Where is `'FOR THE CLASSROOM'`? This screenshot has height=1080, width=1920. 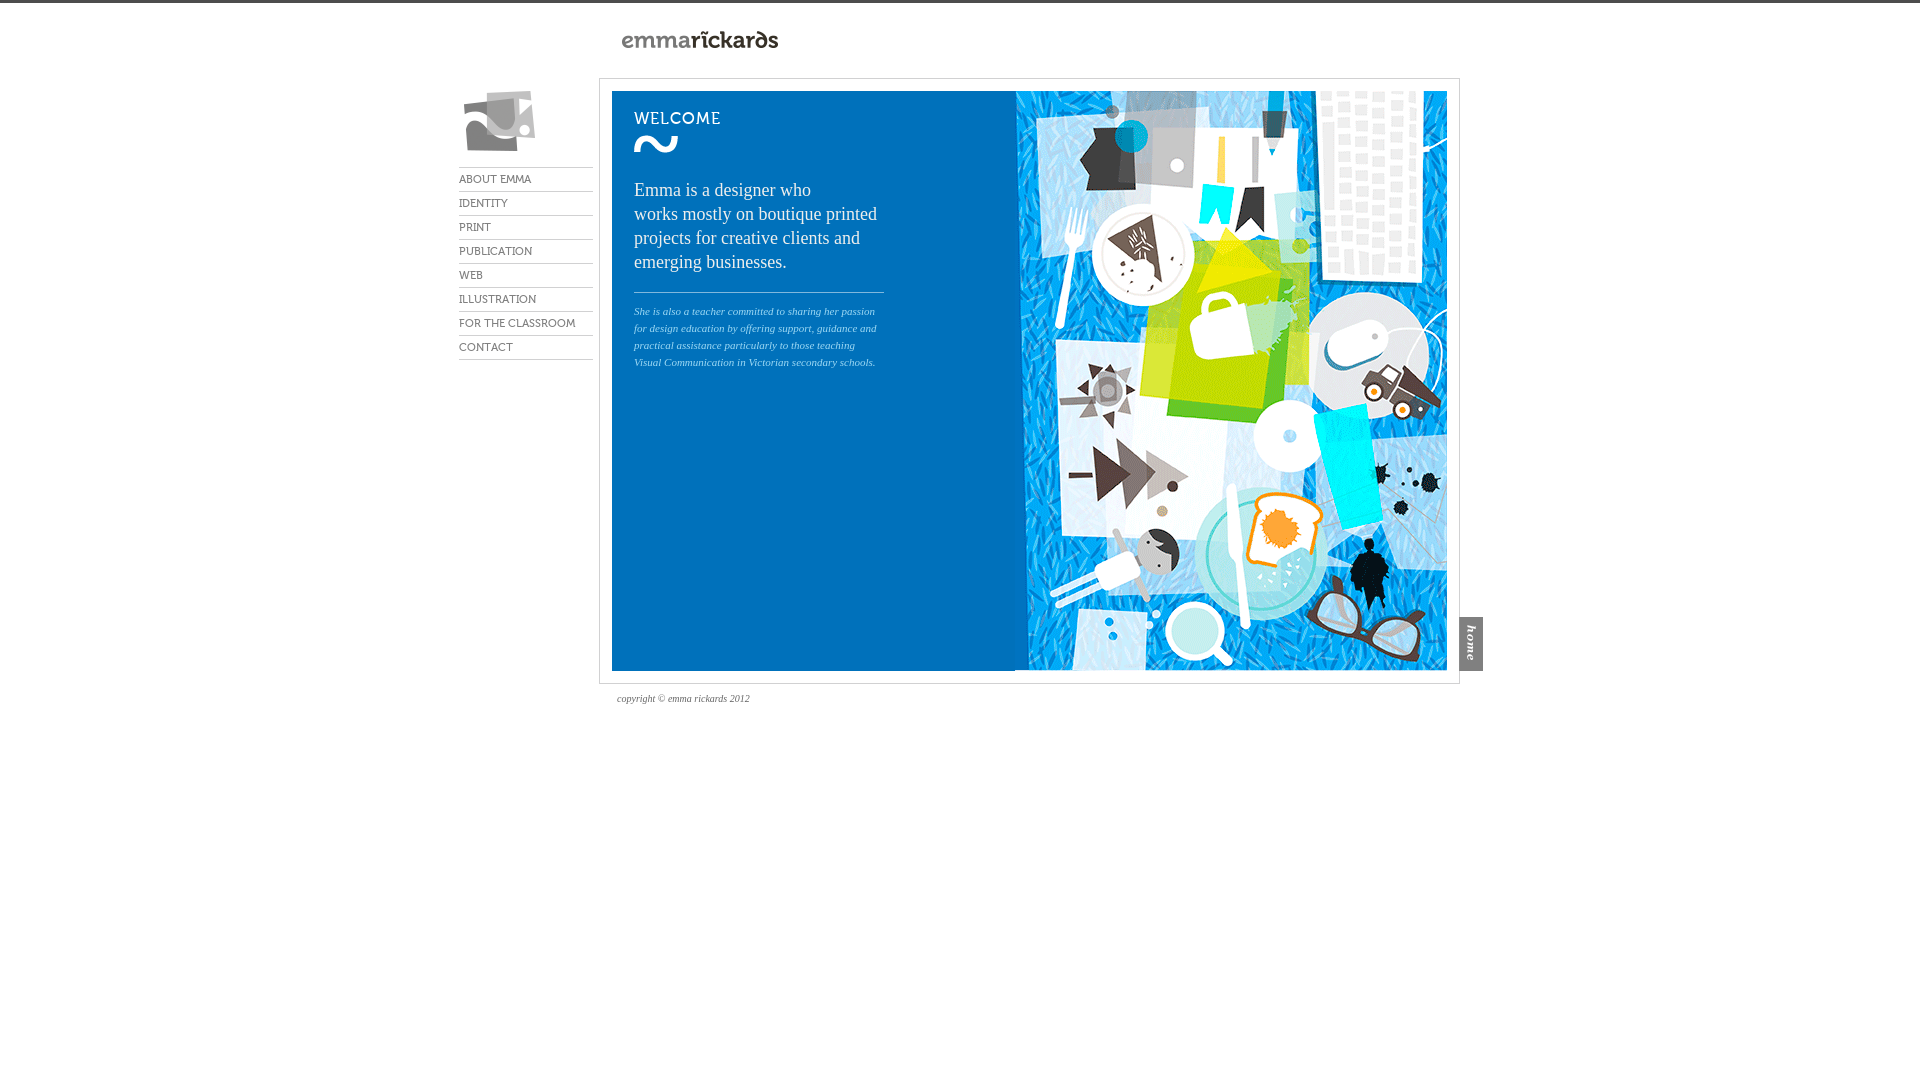 'FOR THE CLASSROOM' is located at coordinates (526, 322).